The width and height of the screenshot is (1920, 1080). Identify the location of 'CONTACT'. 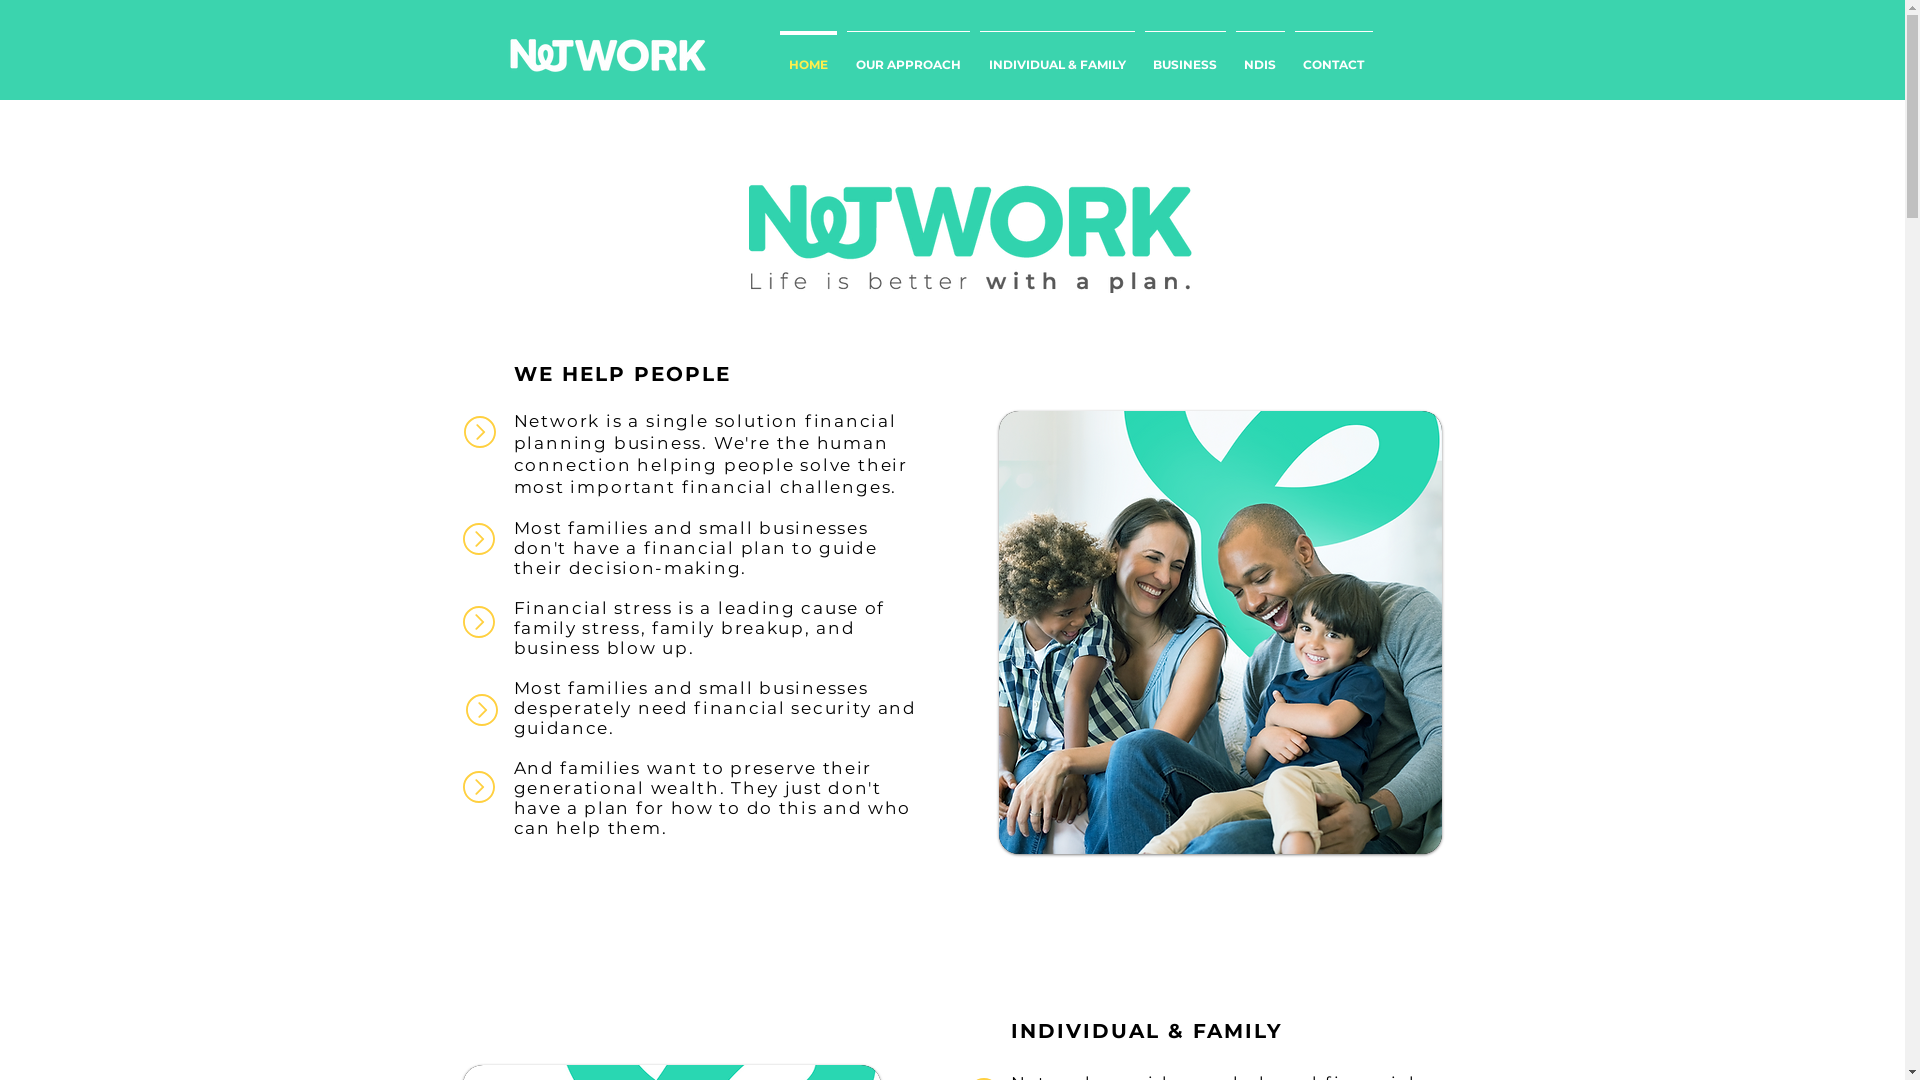
(1334, 55).